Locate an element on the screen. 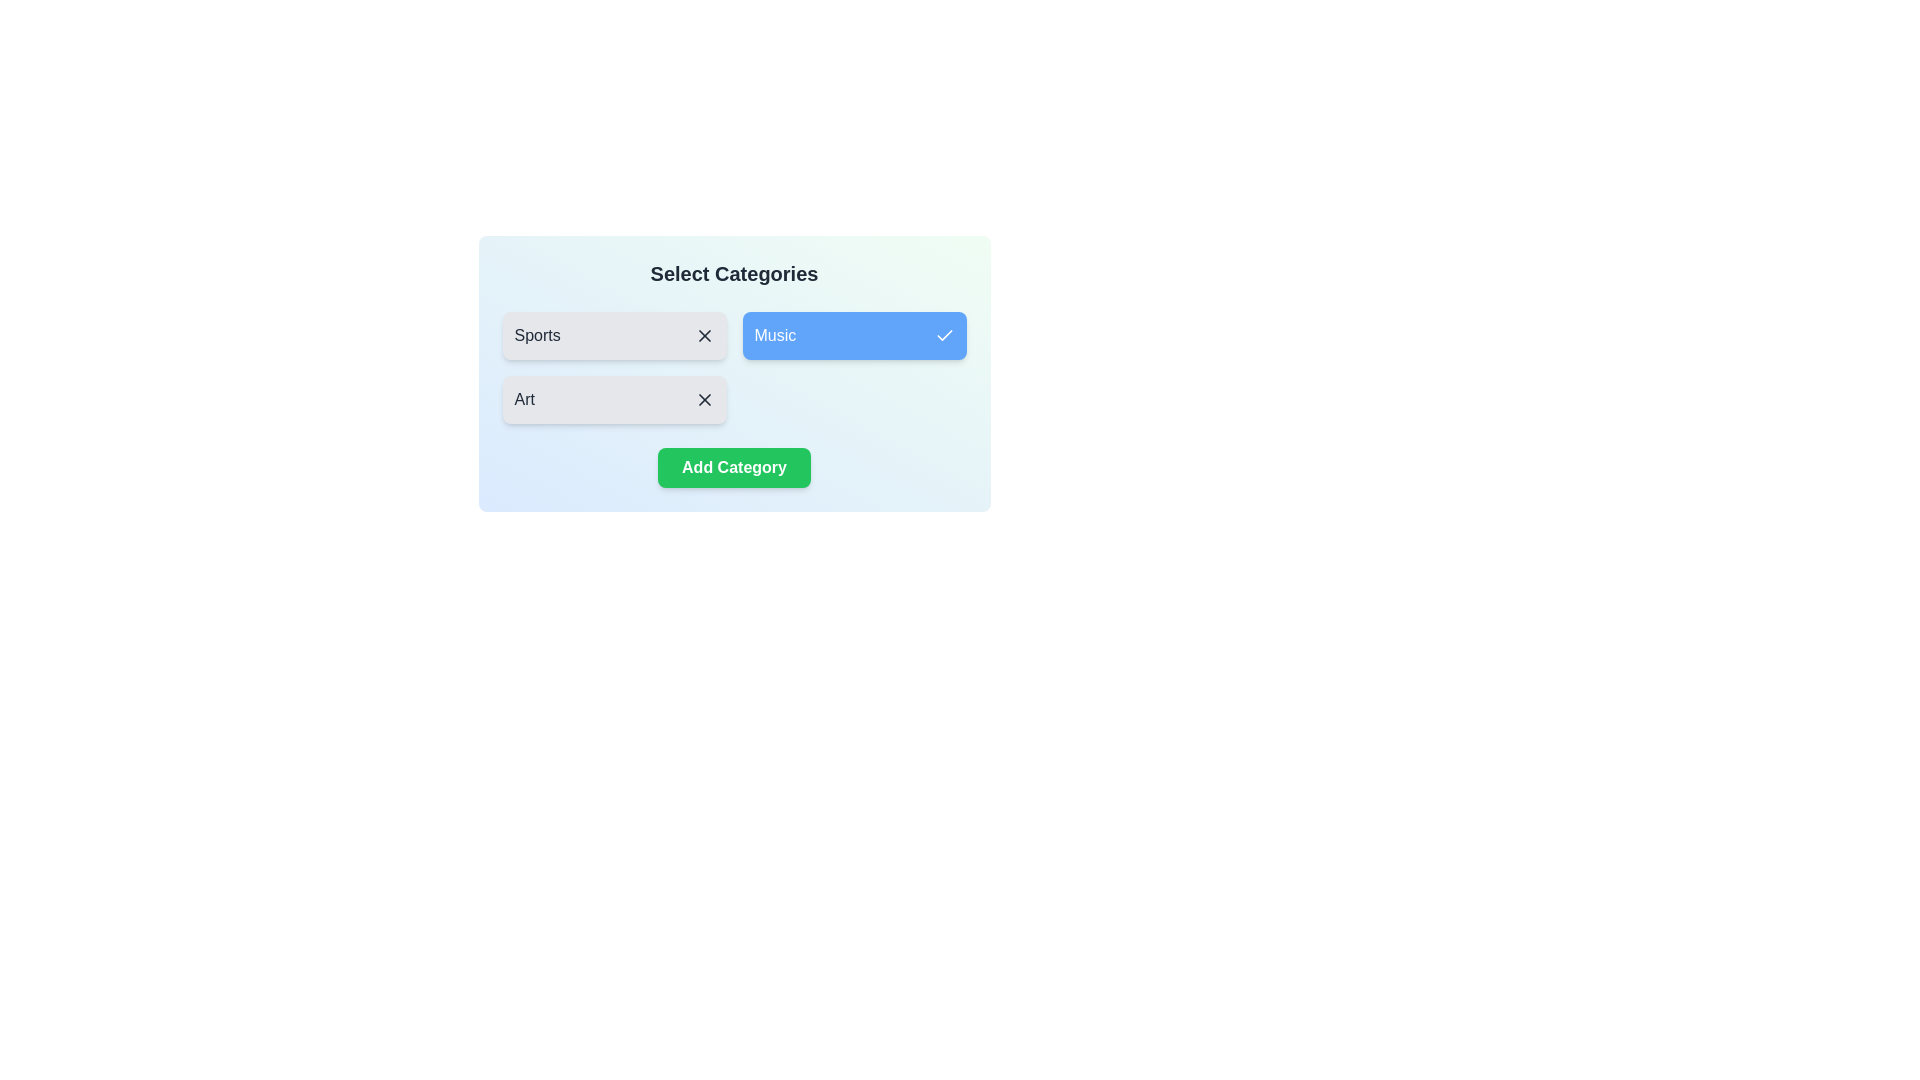 The image size is (1920, 1080). the category Art is located at coordinates (613, 400).